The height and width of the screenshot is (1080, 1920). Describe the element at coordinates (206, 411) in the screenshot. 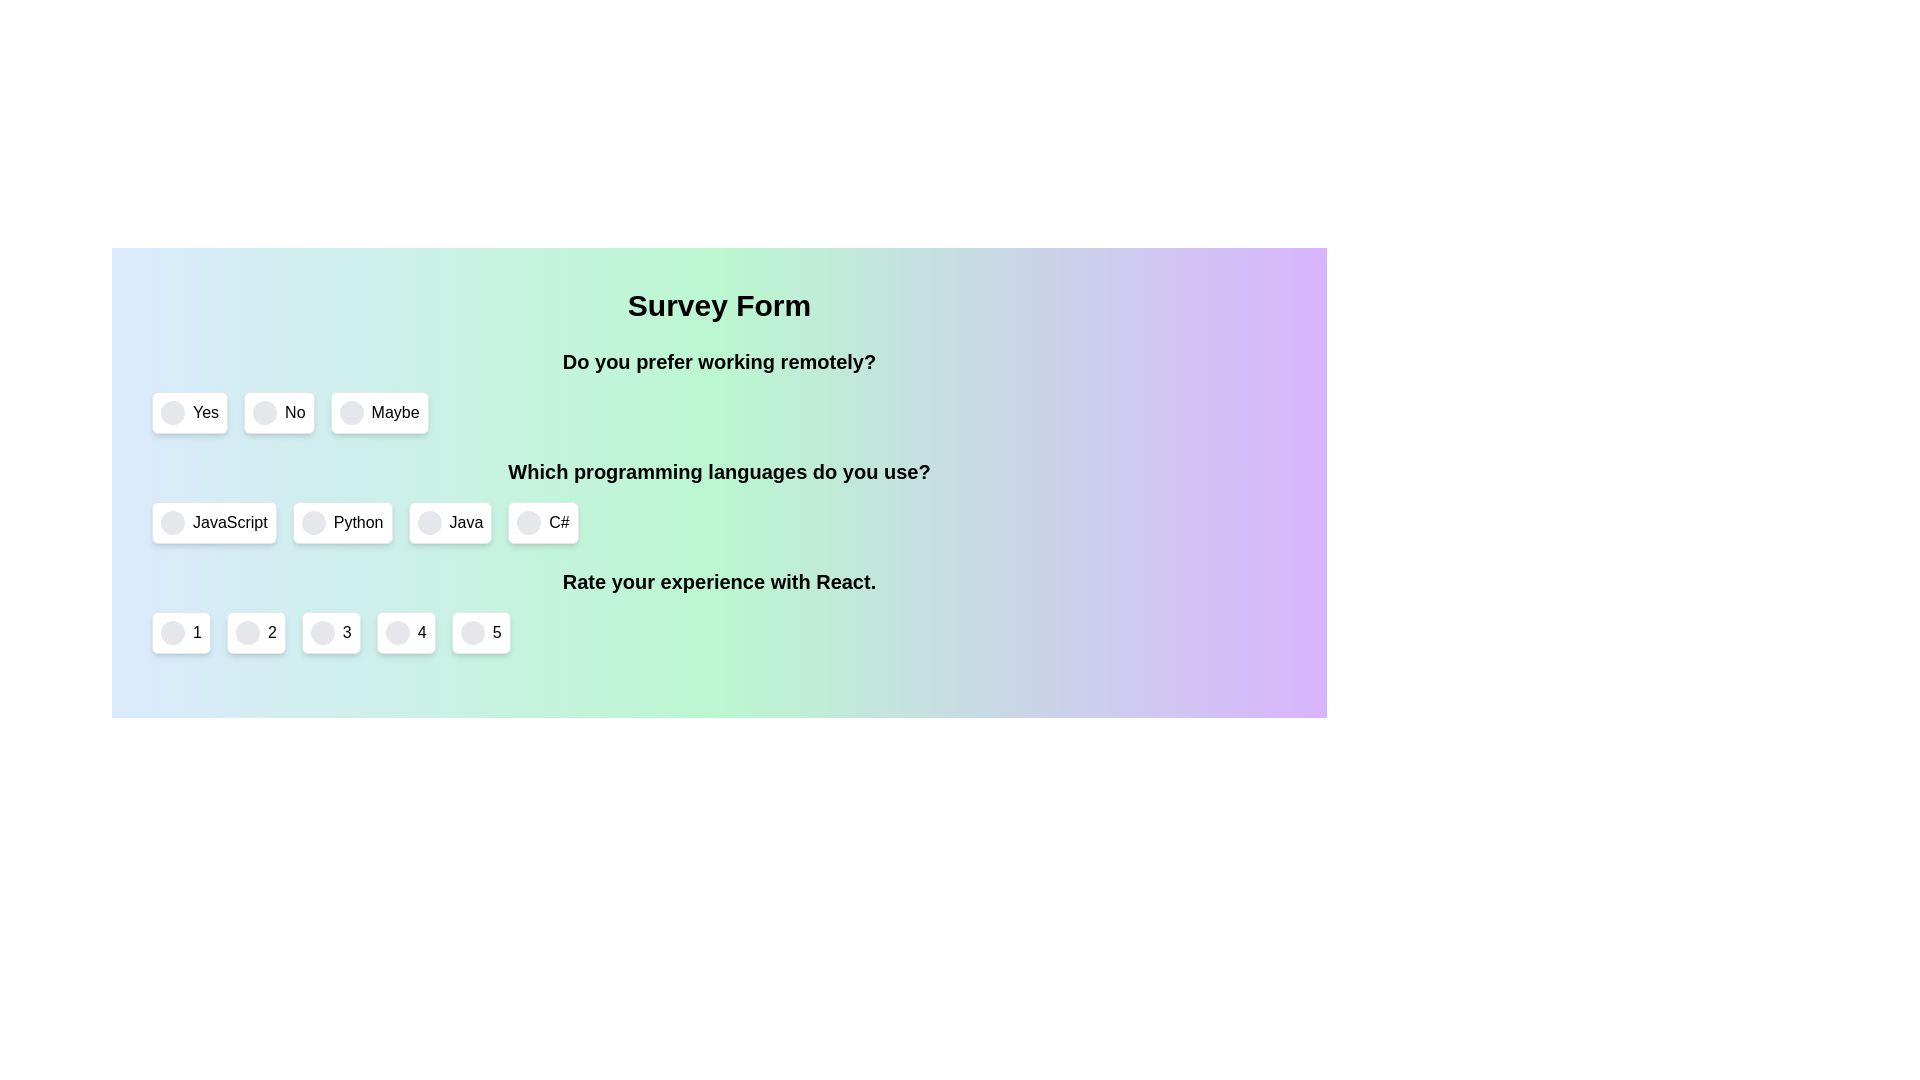

I see `the static text label 'Yes' associated with the radio button for further interaction` at that location.